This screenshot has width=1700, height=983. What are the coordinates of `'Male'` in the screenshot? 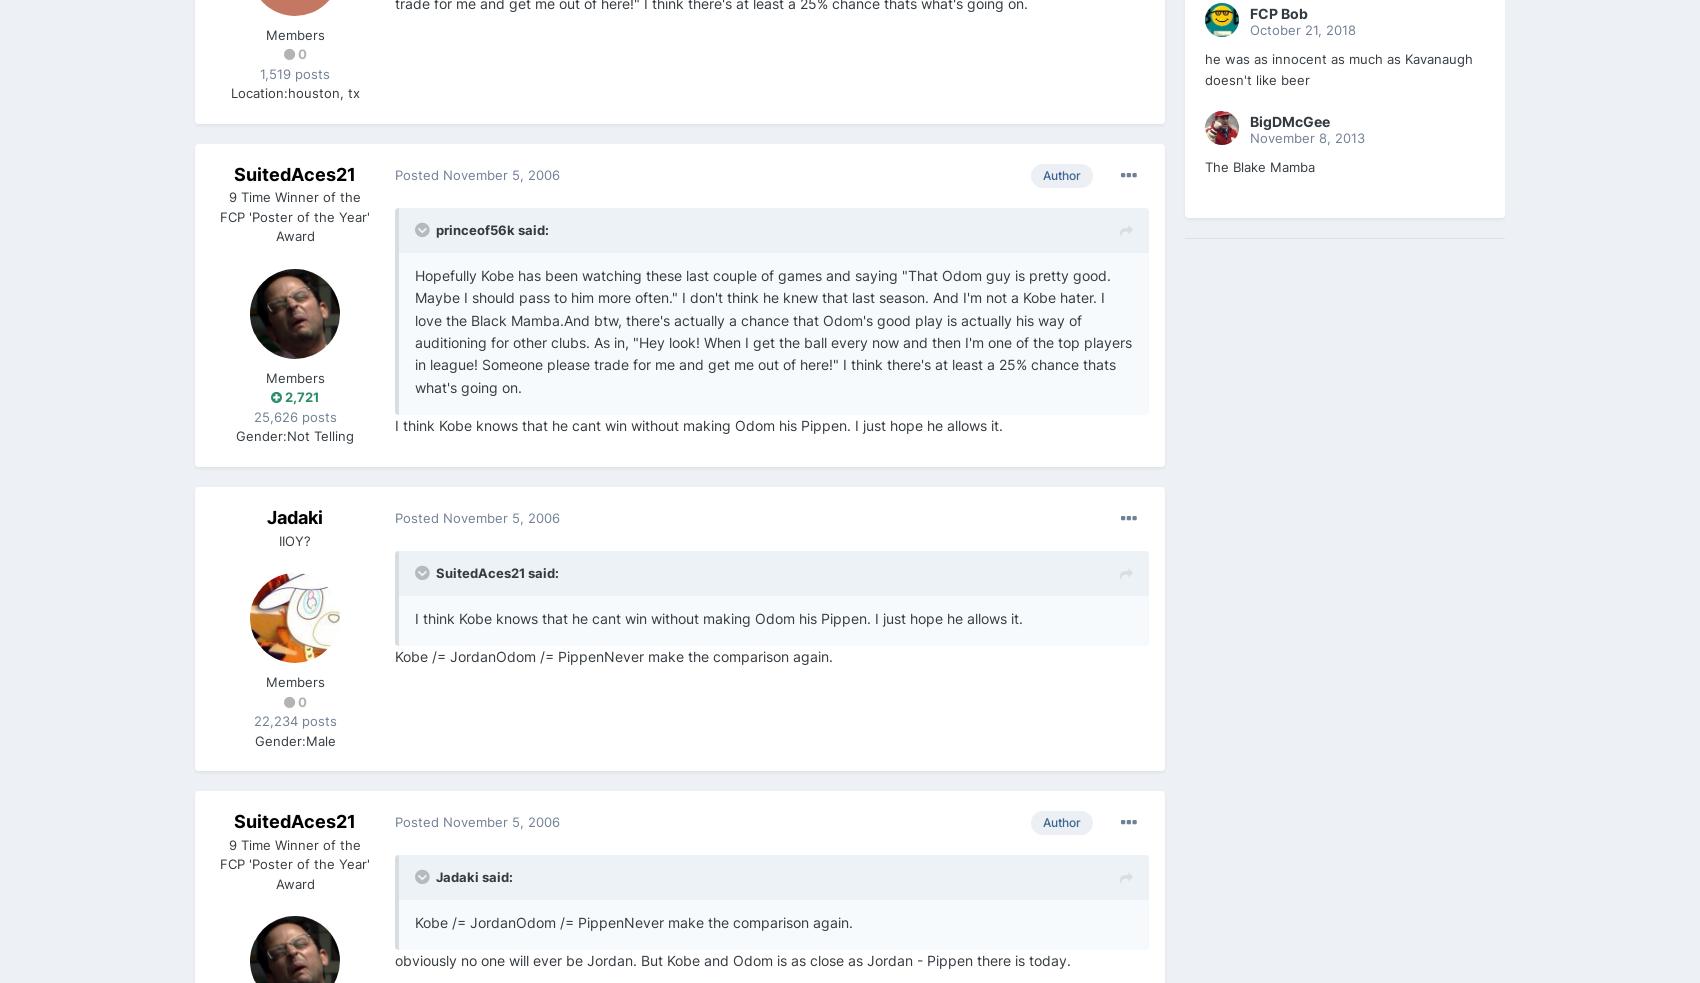 It's located at (304, 739).